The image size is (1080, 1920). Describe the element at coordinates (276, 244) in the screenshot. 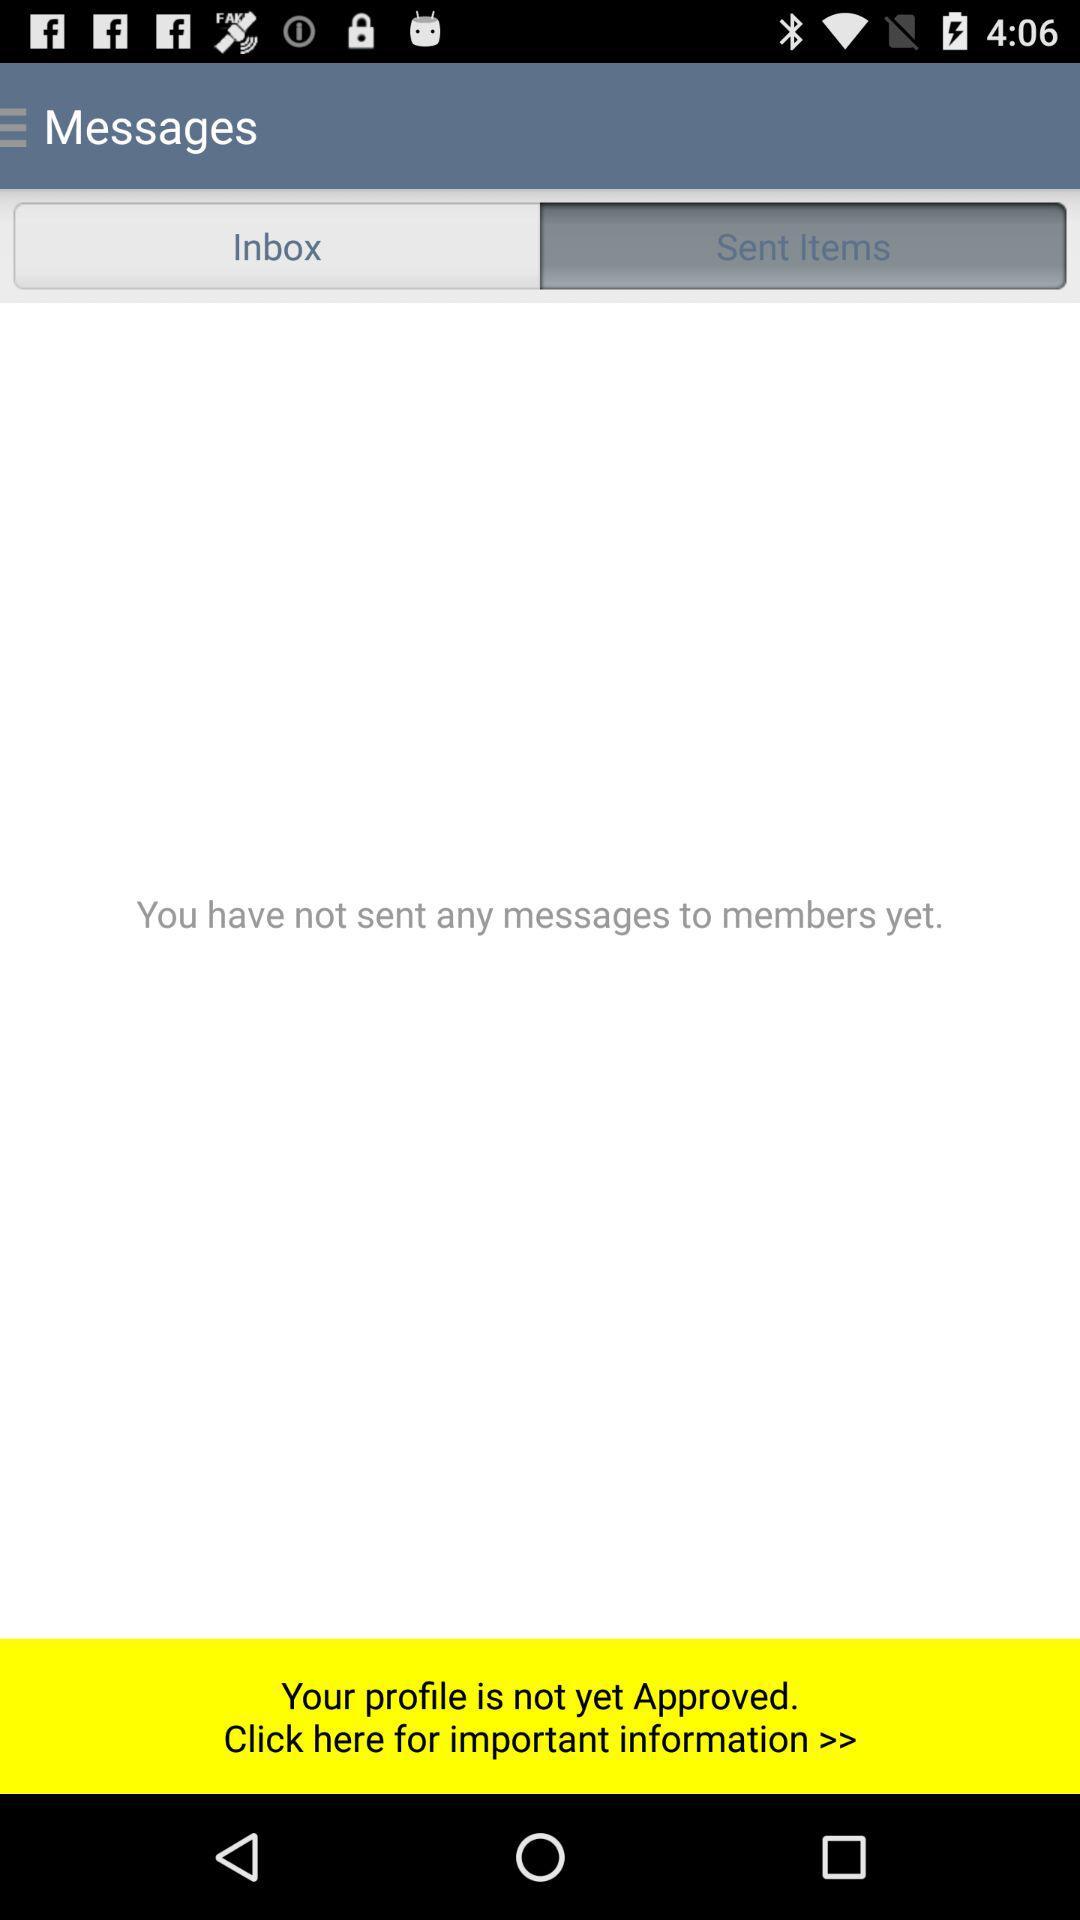

I see `the item to the left of sent items item` at that location.